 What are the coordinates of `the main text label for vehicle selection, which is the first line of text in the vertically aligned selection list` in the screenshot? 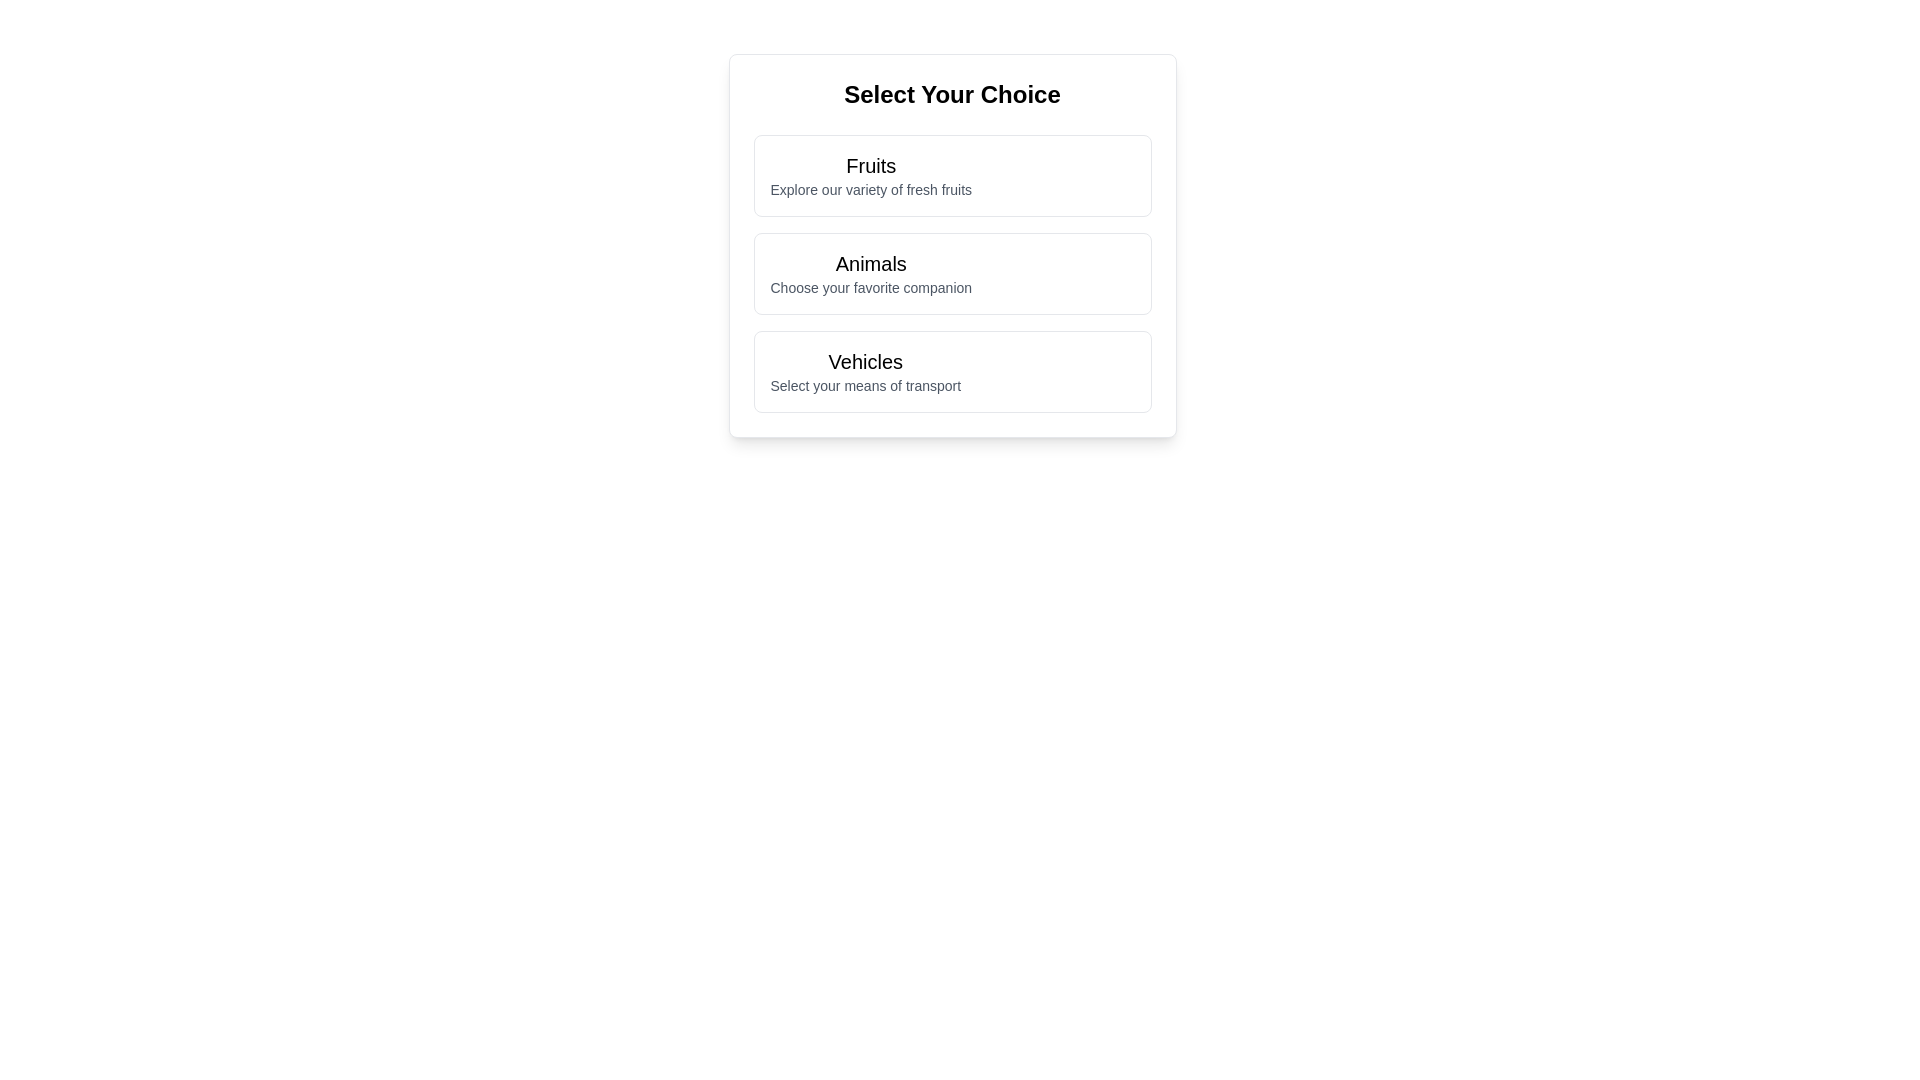 It's located at (865, 362).